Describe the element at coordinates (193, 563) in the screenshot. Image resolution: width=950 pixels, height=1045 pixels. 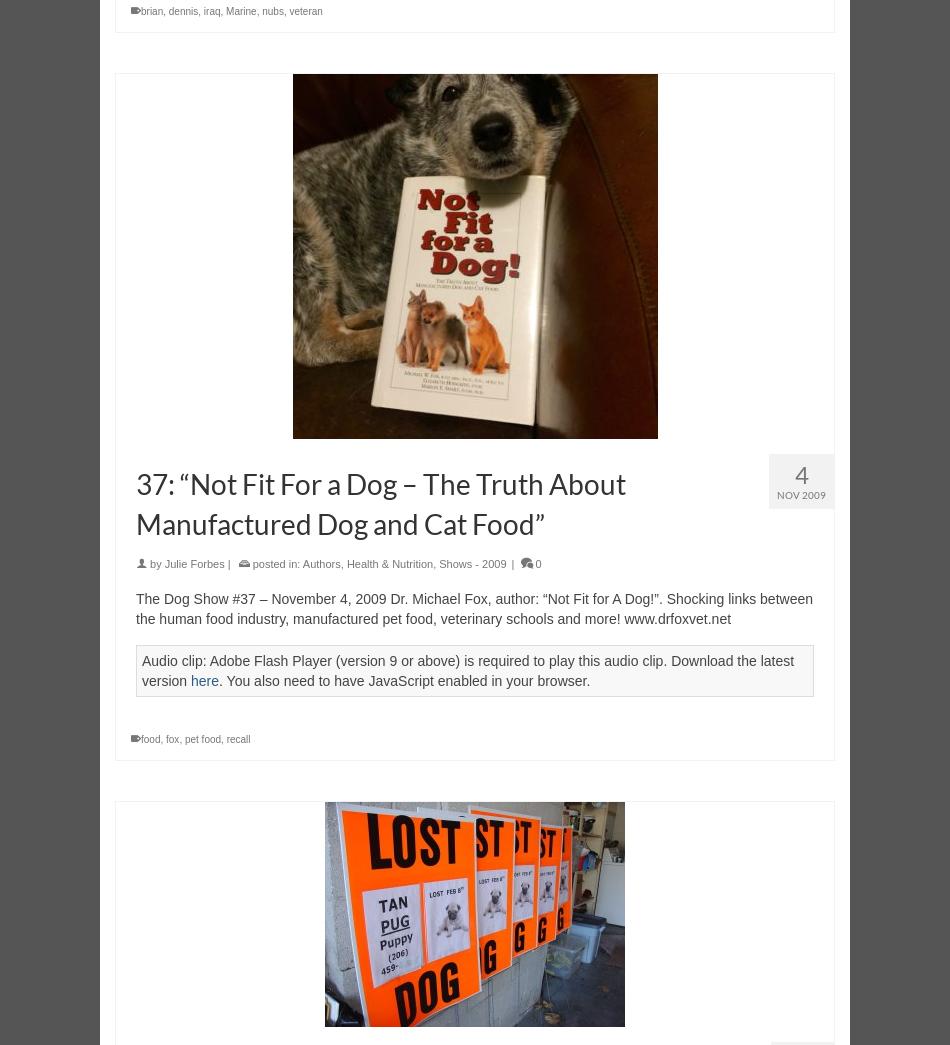
I see `'Julie Forbes'` at that location.